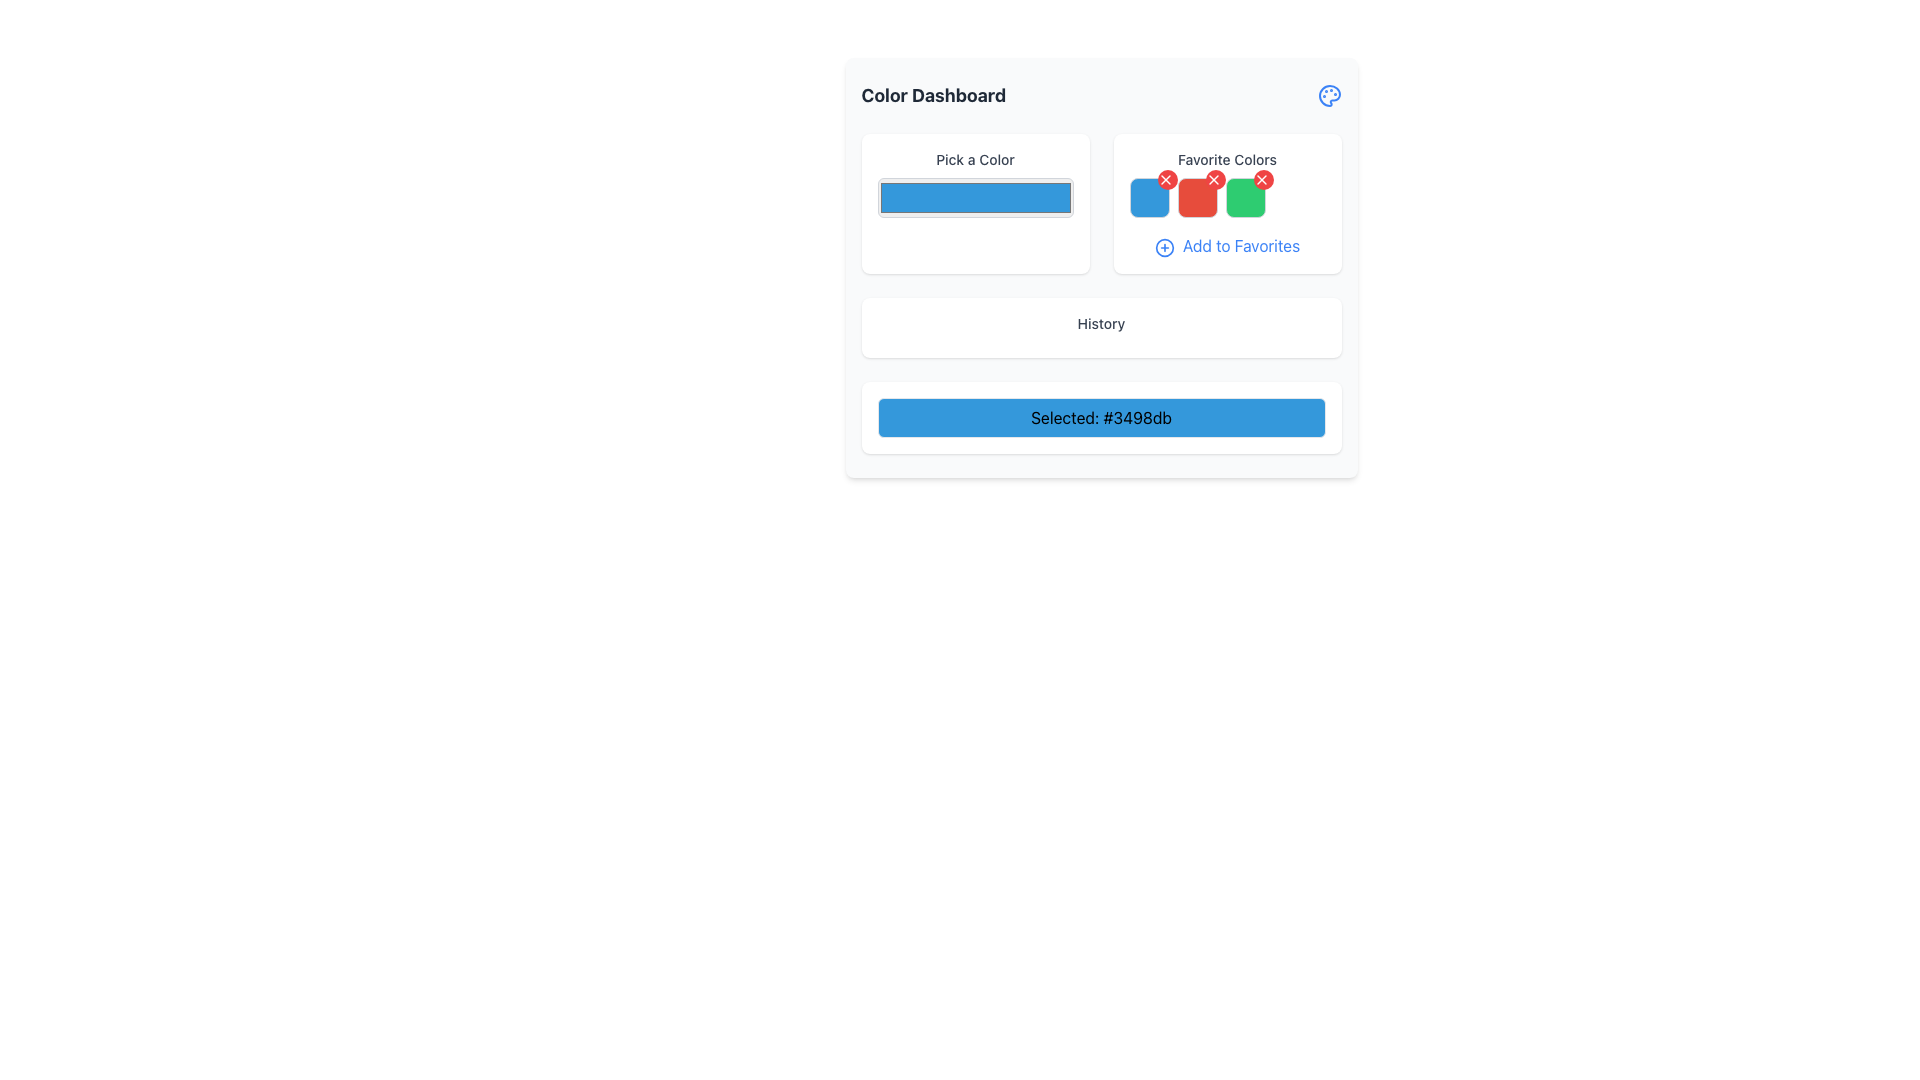 The height and width of the screenshot is (1080, 1920). What do you see at coordinates (1260, 180) in the screenshot?
I see `the 'X' icon on the Delete button located in the top-right corner of the red square representing a favorite color` at bounding box center [1260, 180].